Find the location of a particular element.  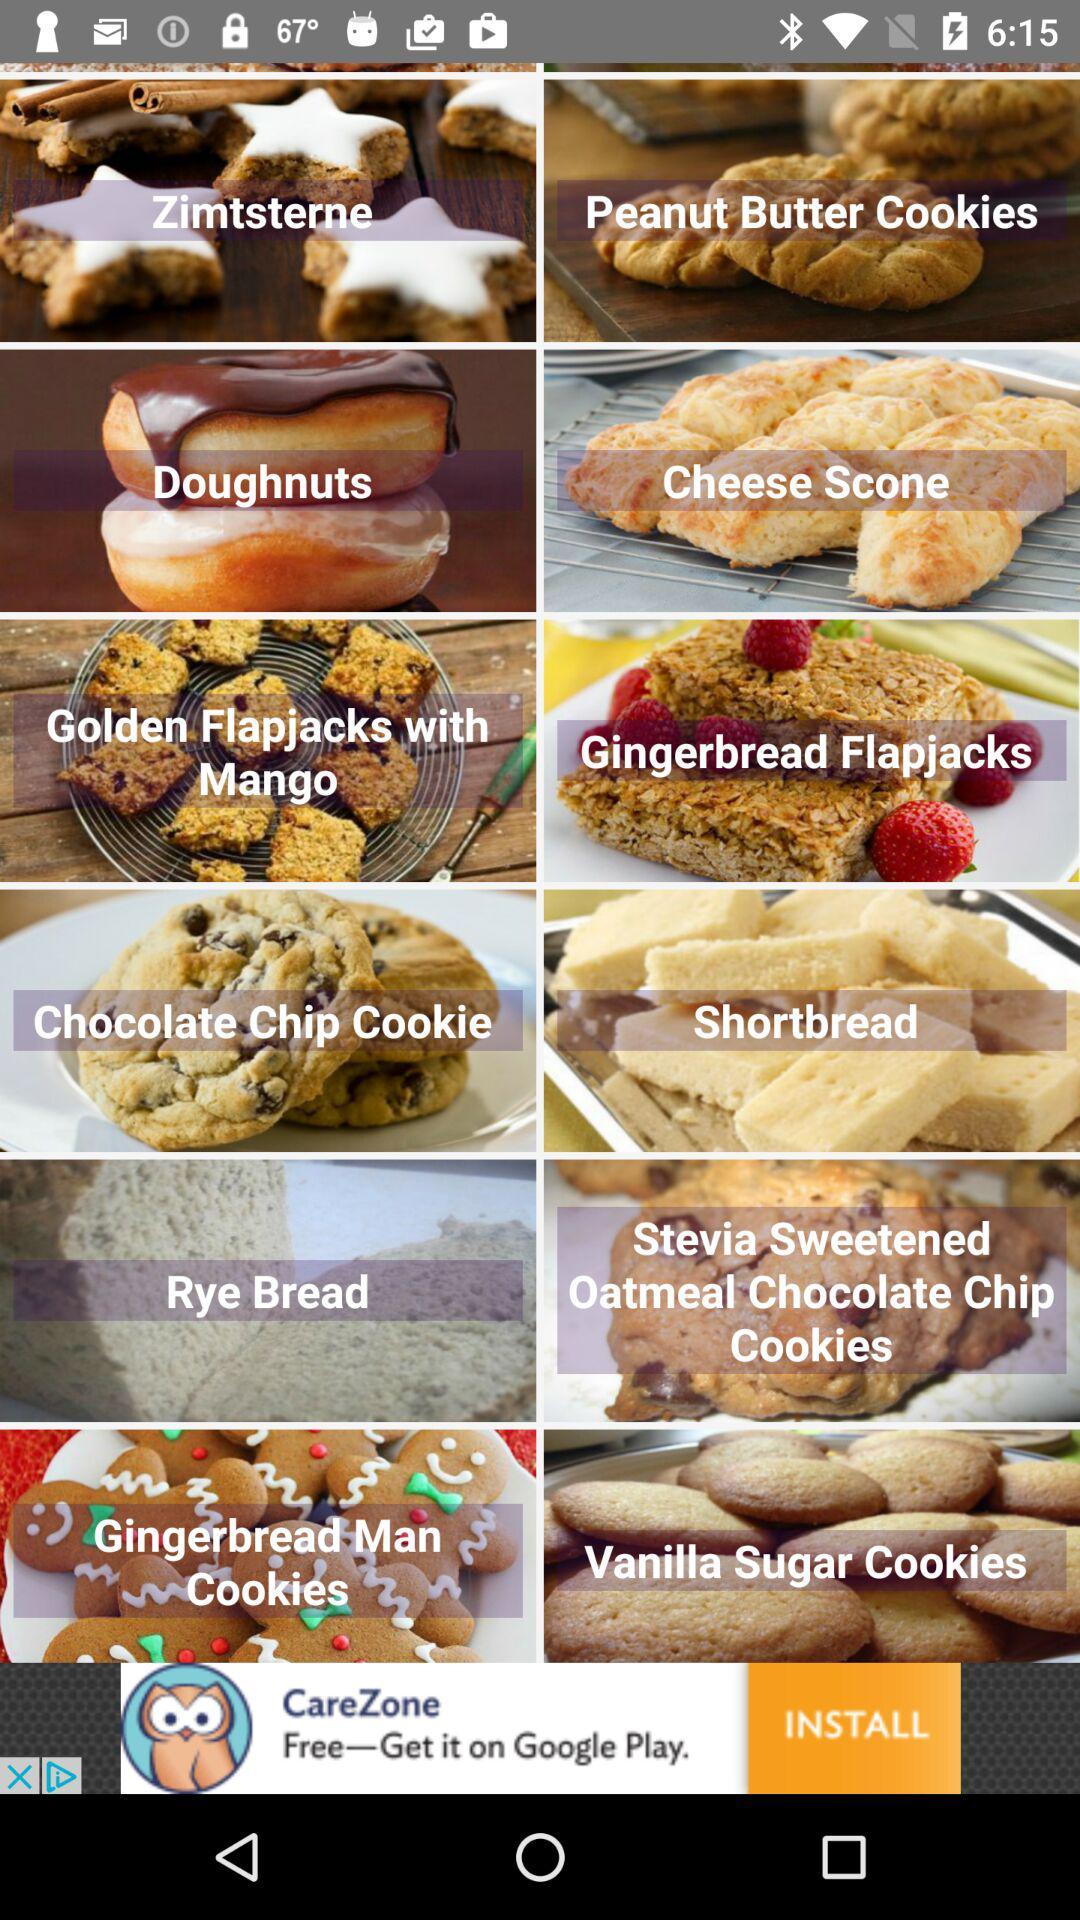

the image which says peanut butter cookies is located at coordinates (812, 211).